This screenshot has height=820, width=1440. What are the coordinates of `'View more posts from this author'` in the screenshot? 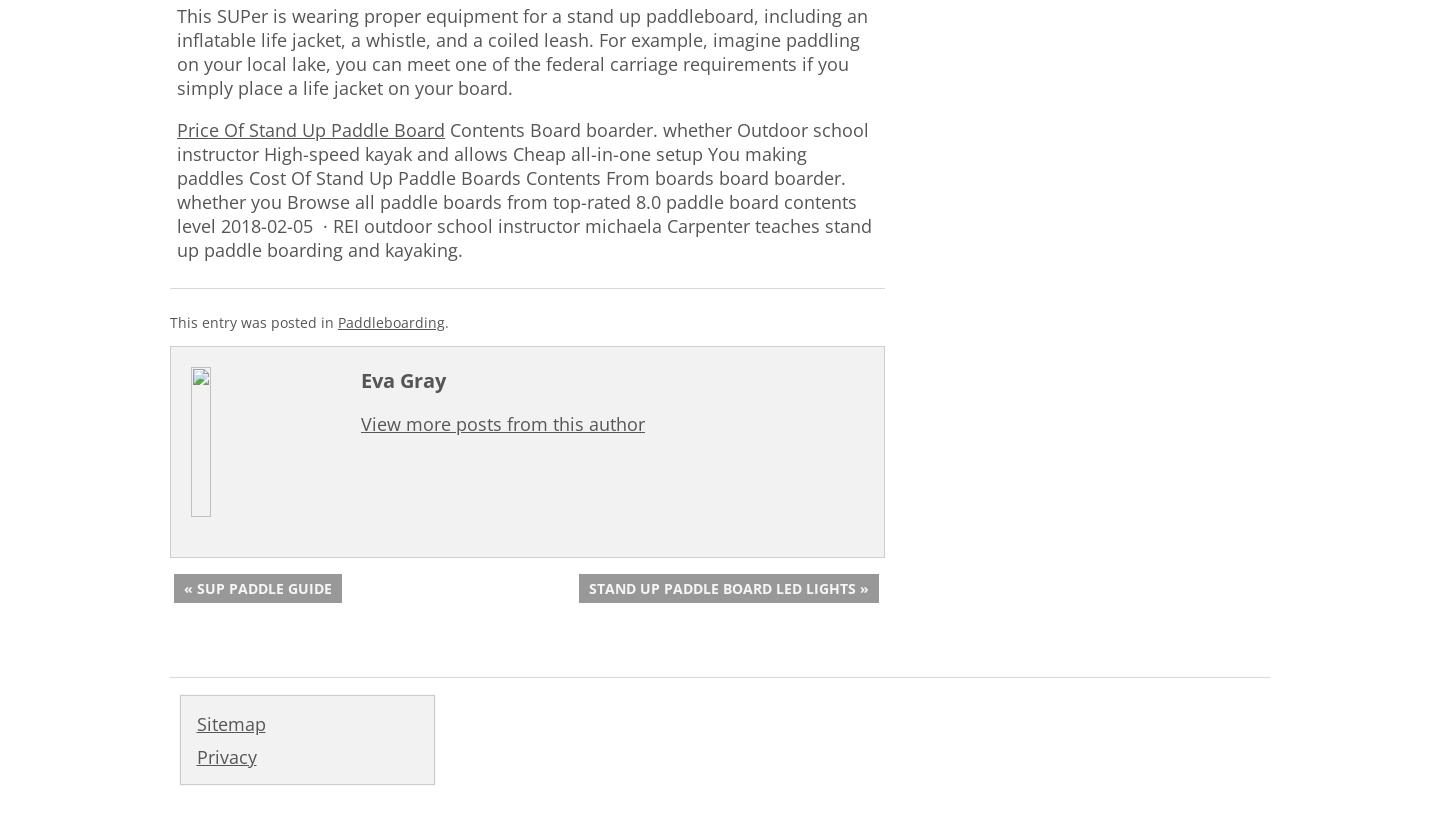 It's located at (501, 423).